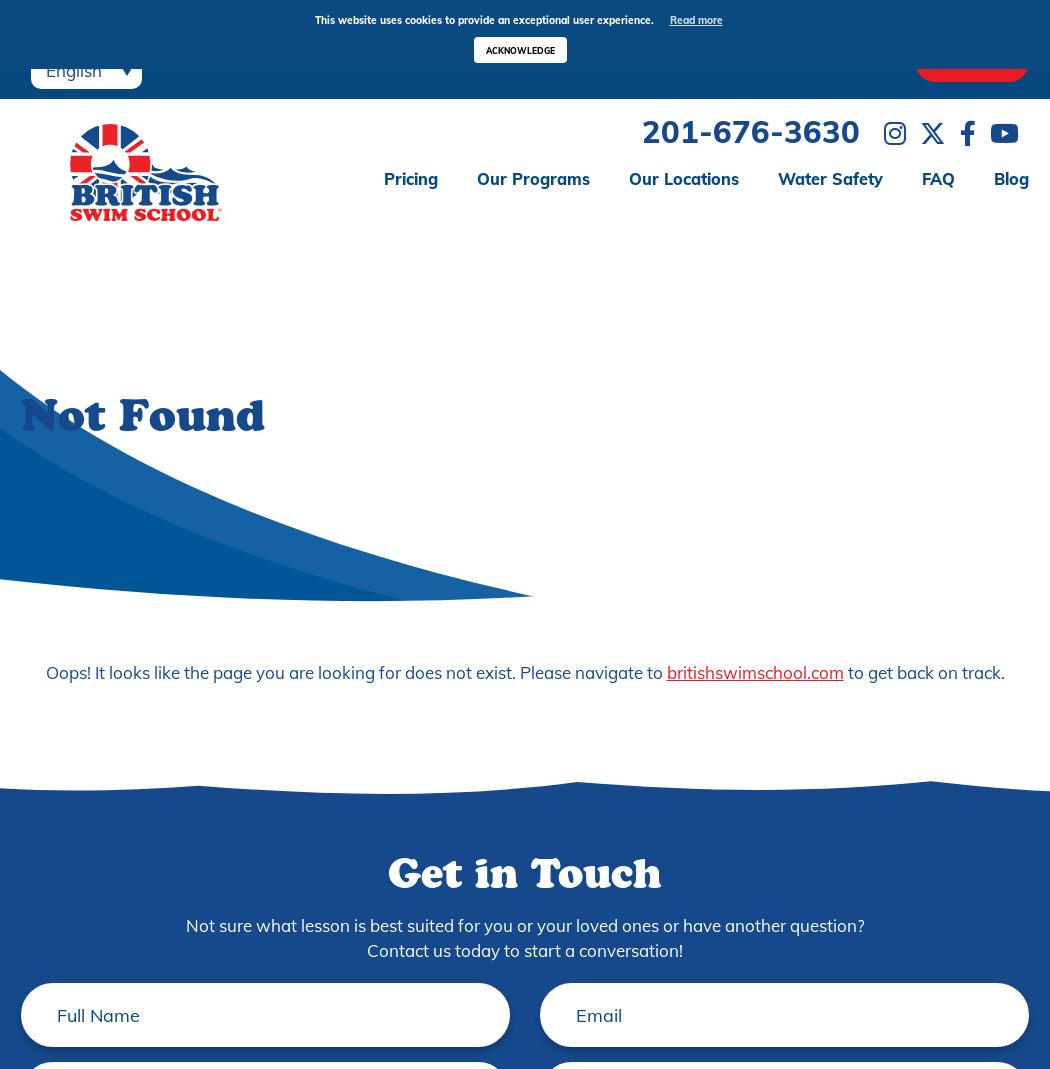 This screenshot has height=1069, width=1050. Describe the element at coordinates (683, 177) in the screenshot. I see `'Our Locations'` at that location.